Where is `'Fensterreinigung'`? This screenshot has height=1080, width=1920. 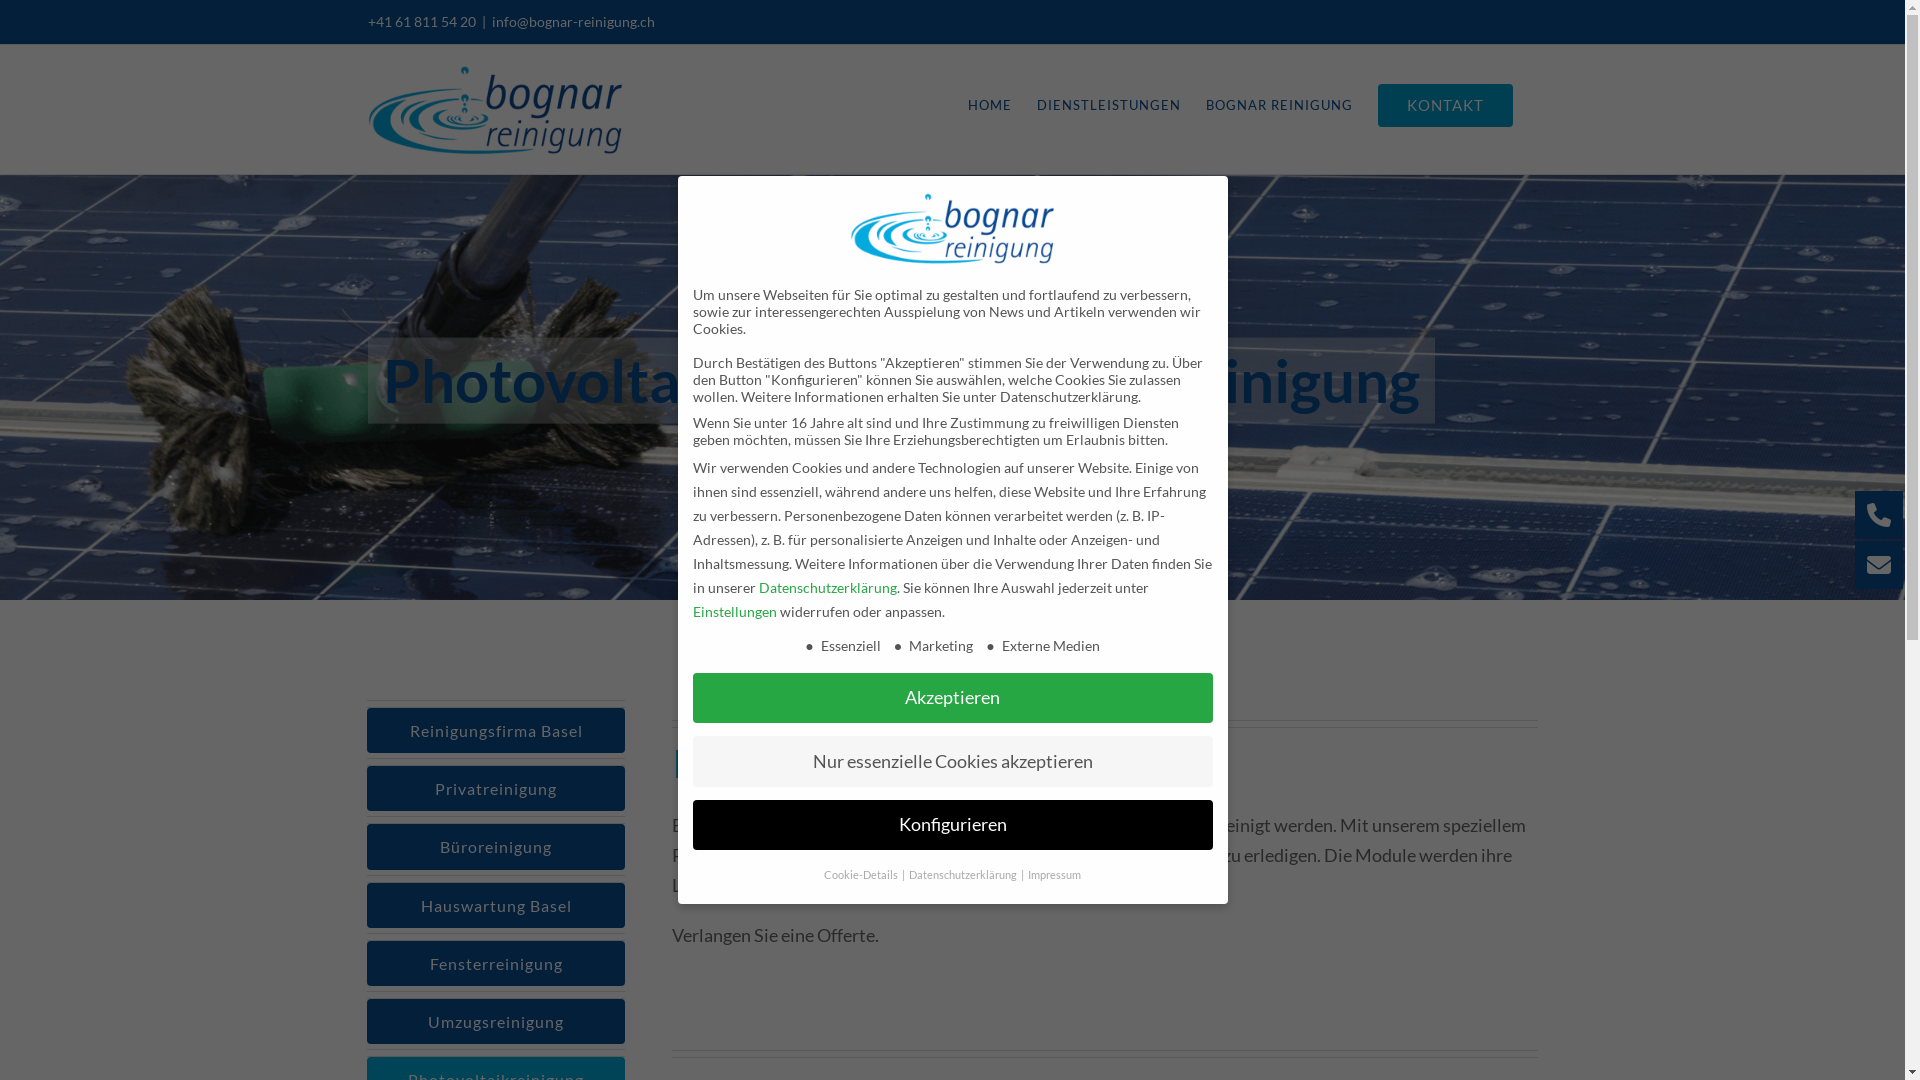 'Fensterreinigung' is located at coordinates (495, 962).